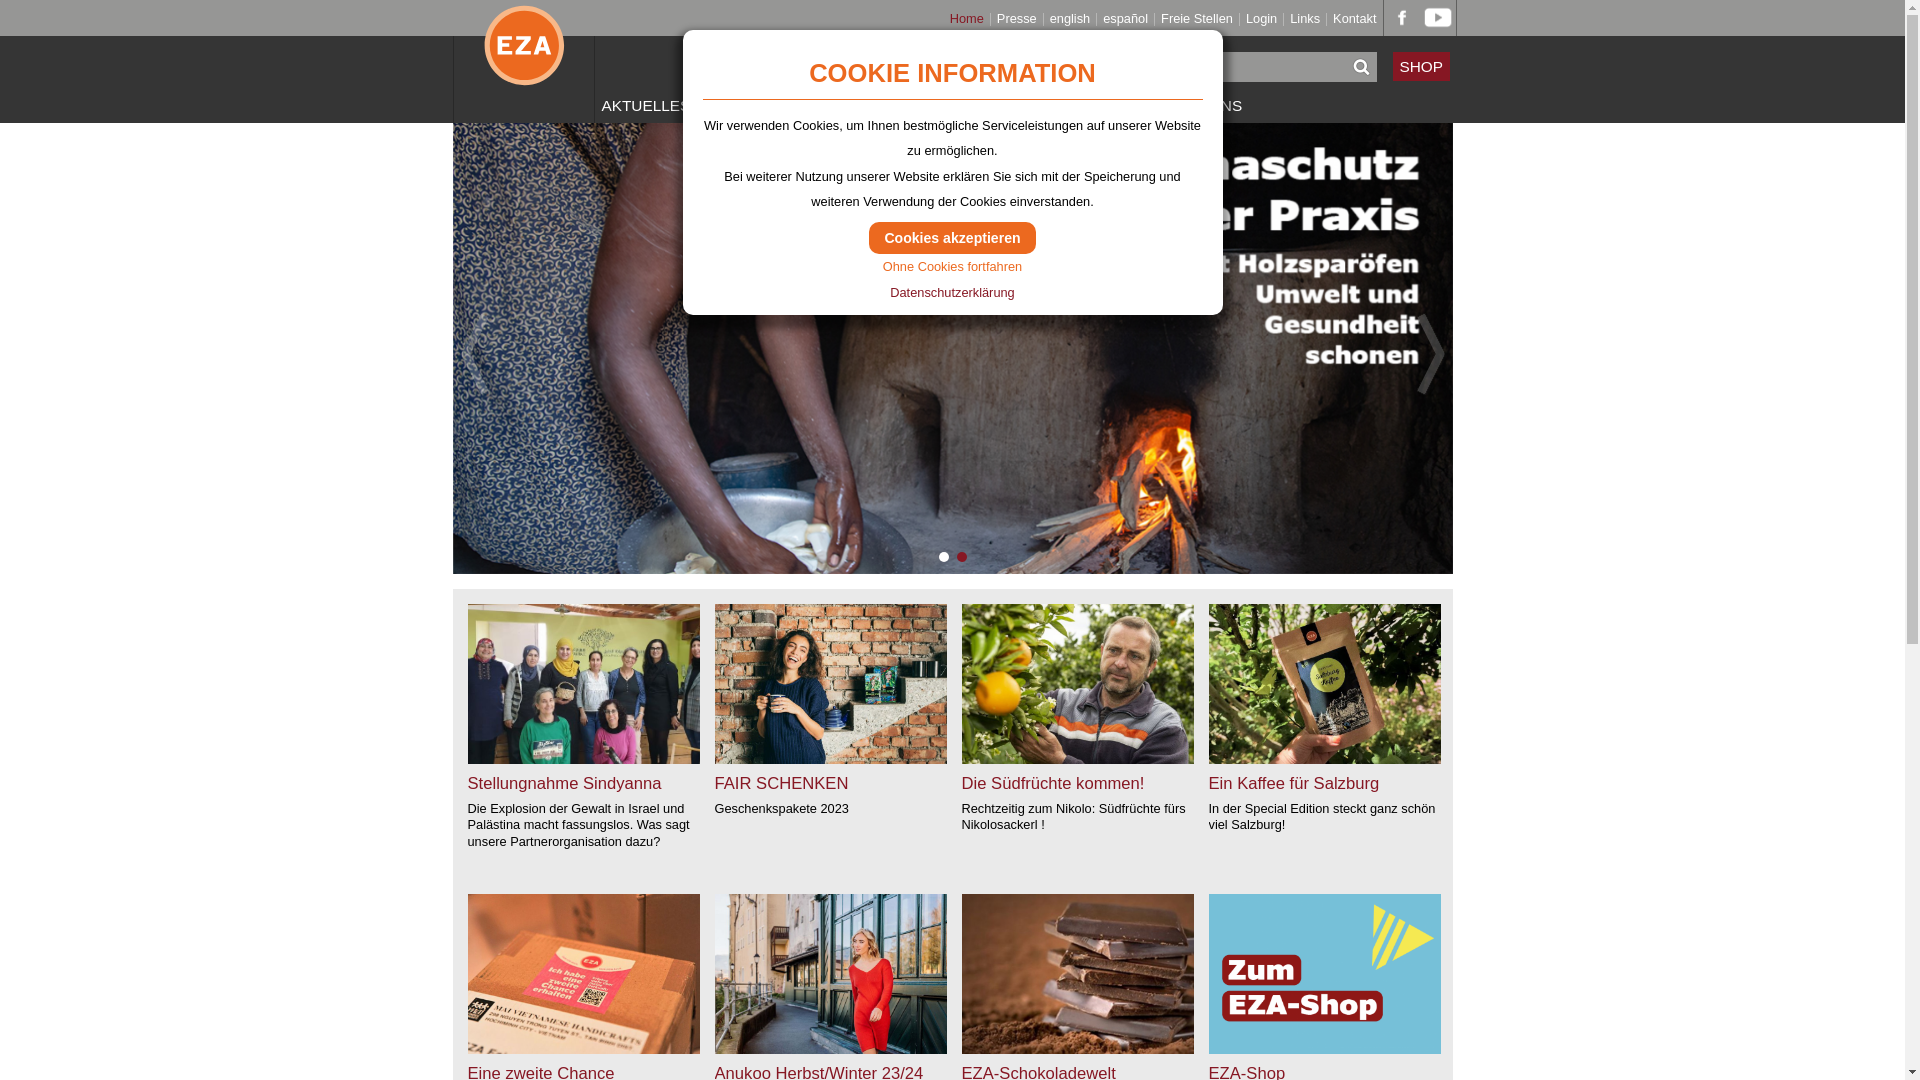  Describe the element at coordinates (1382, 15) in the screenshot. I see `'EZA bei facebook'` at that location.